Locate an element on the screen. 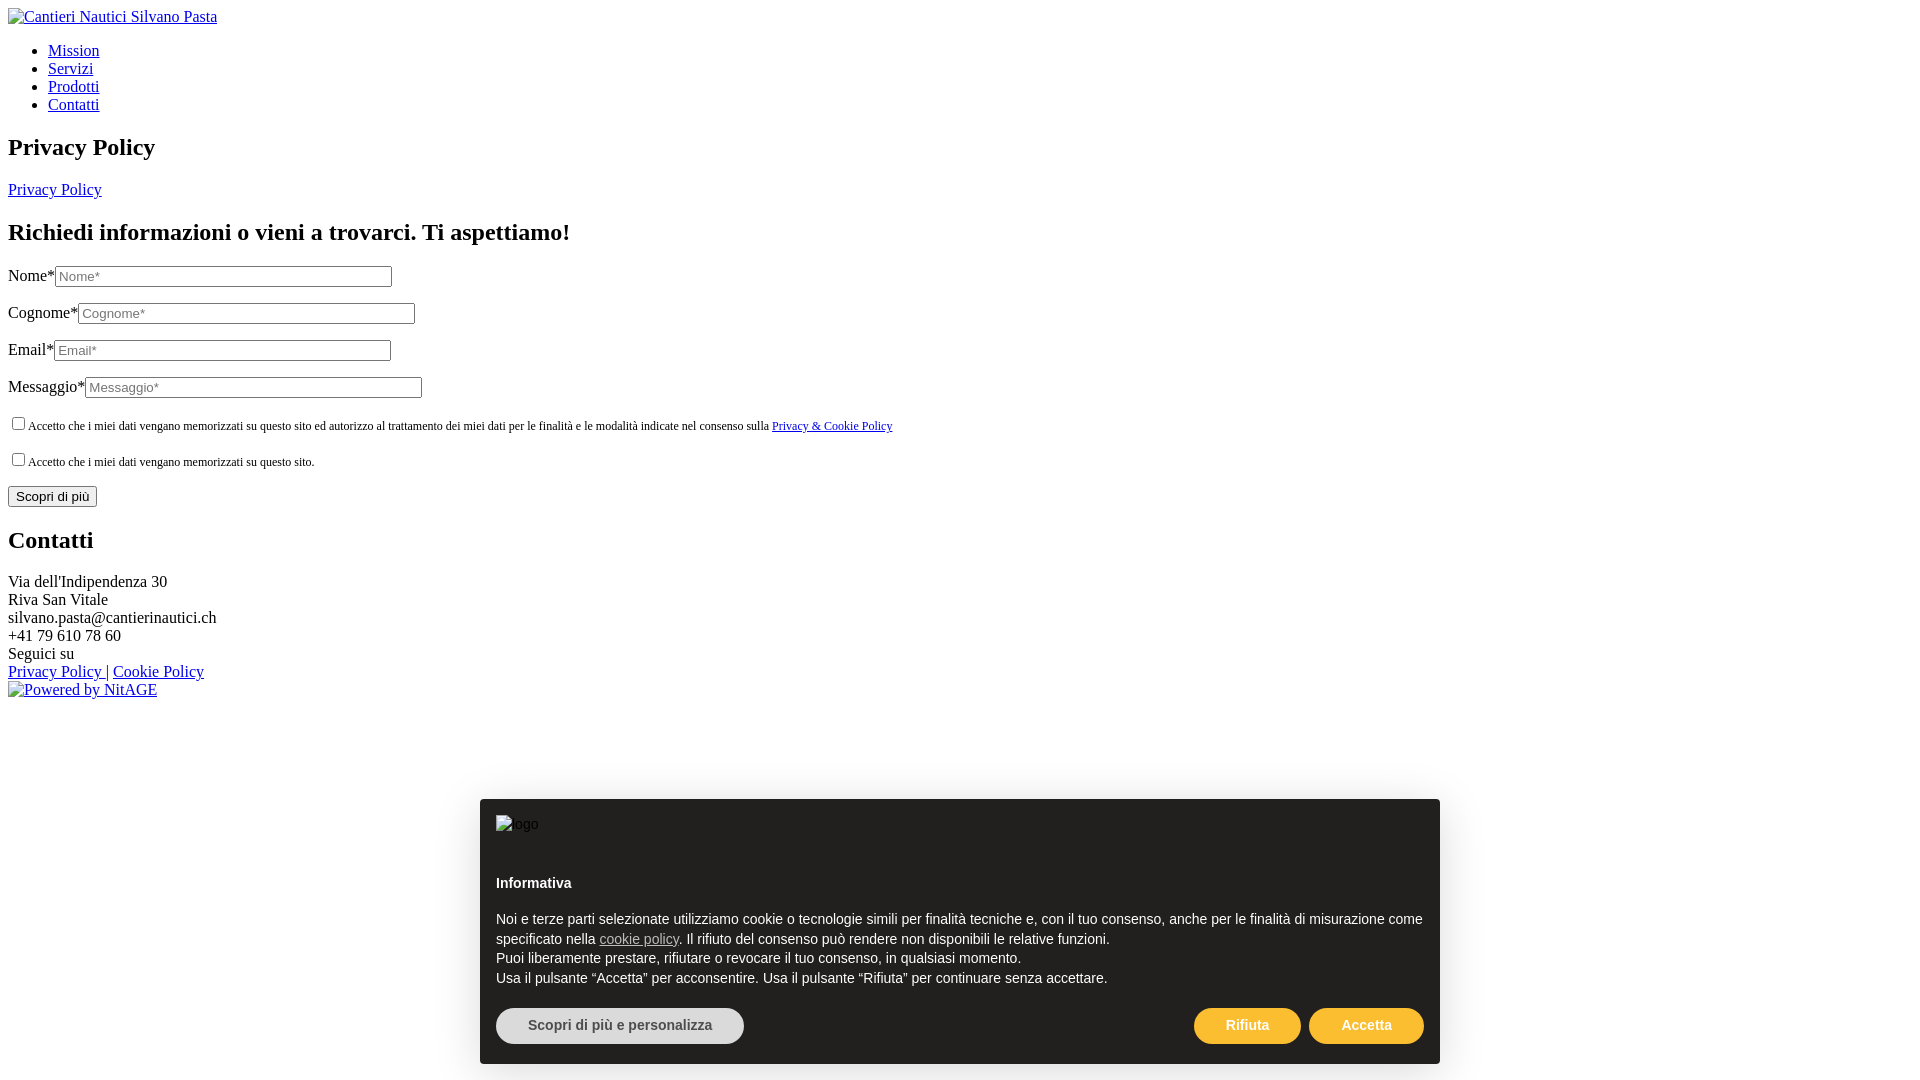 The image size is (1920, 1080). 'Privacy & Cookie Policy' is located at coordinates (771, 424).